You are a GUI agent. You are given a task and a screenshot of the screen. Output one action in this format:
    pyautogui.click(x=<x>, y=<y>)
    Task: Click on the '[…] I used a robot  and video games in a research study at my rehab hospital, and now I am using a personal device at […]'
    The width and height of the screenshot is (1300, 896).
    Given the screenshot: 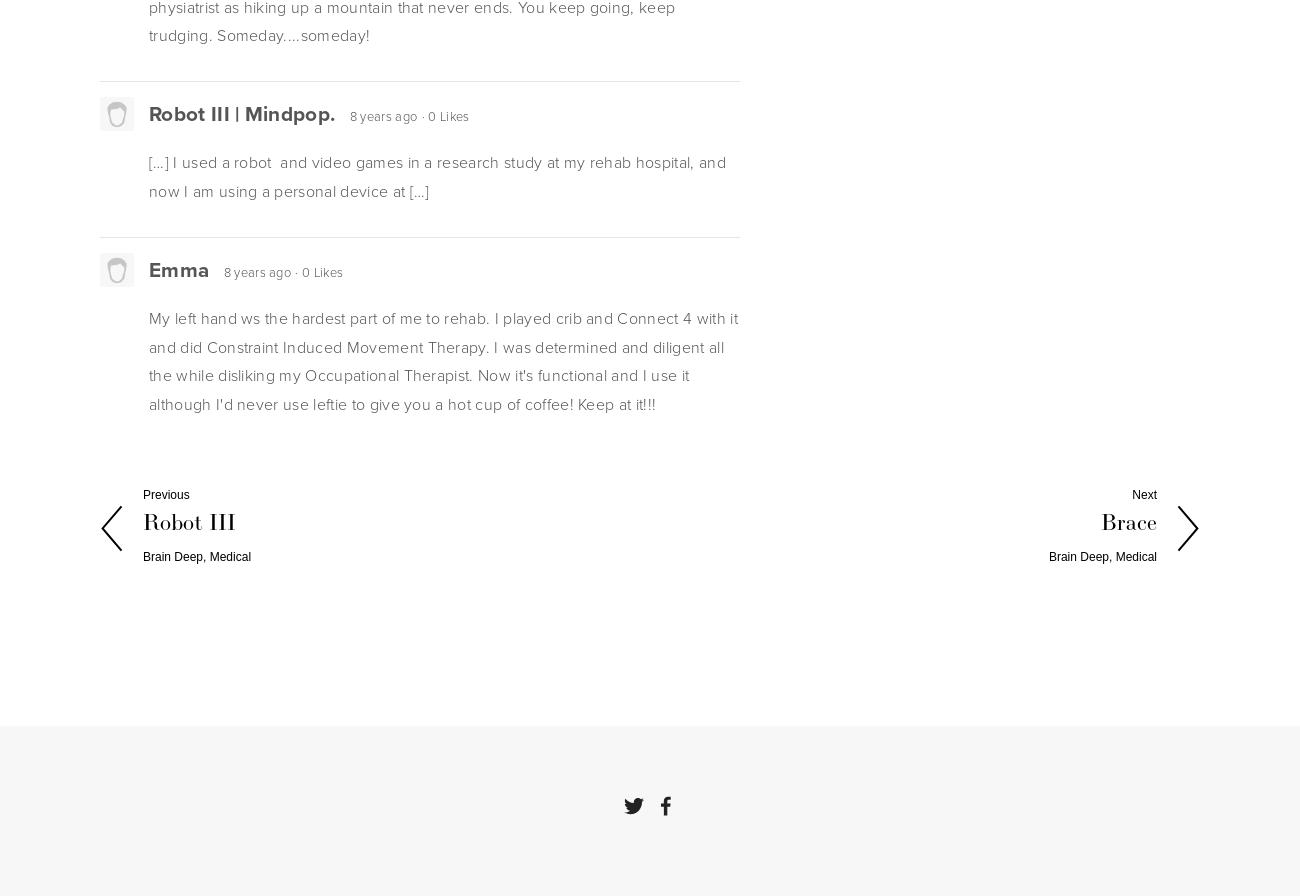 What is the action you would take?
    pyautogui.click(x=436, y=176)
    